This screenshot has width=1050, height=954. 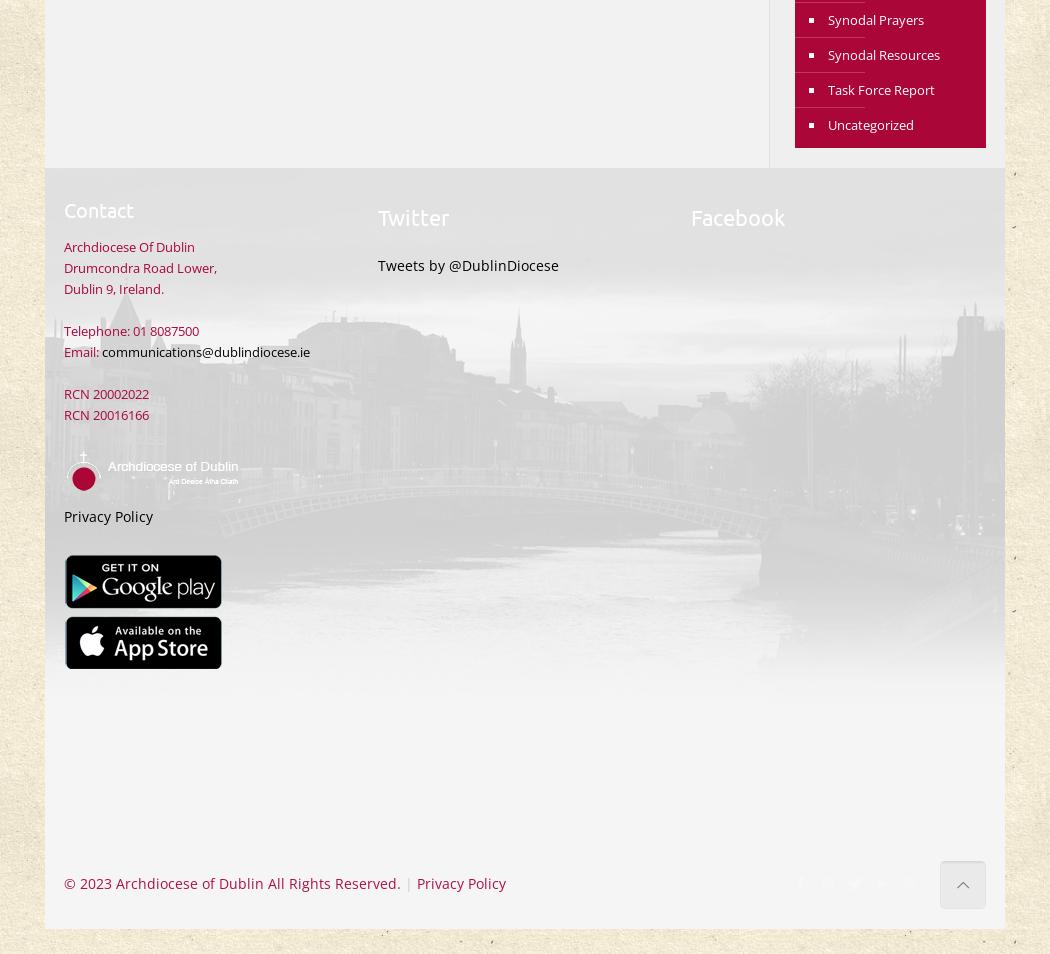 I want to click on '© 2023 Archdiocese of Dublin All Rights Reserved.', so click(x=232, y=883).